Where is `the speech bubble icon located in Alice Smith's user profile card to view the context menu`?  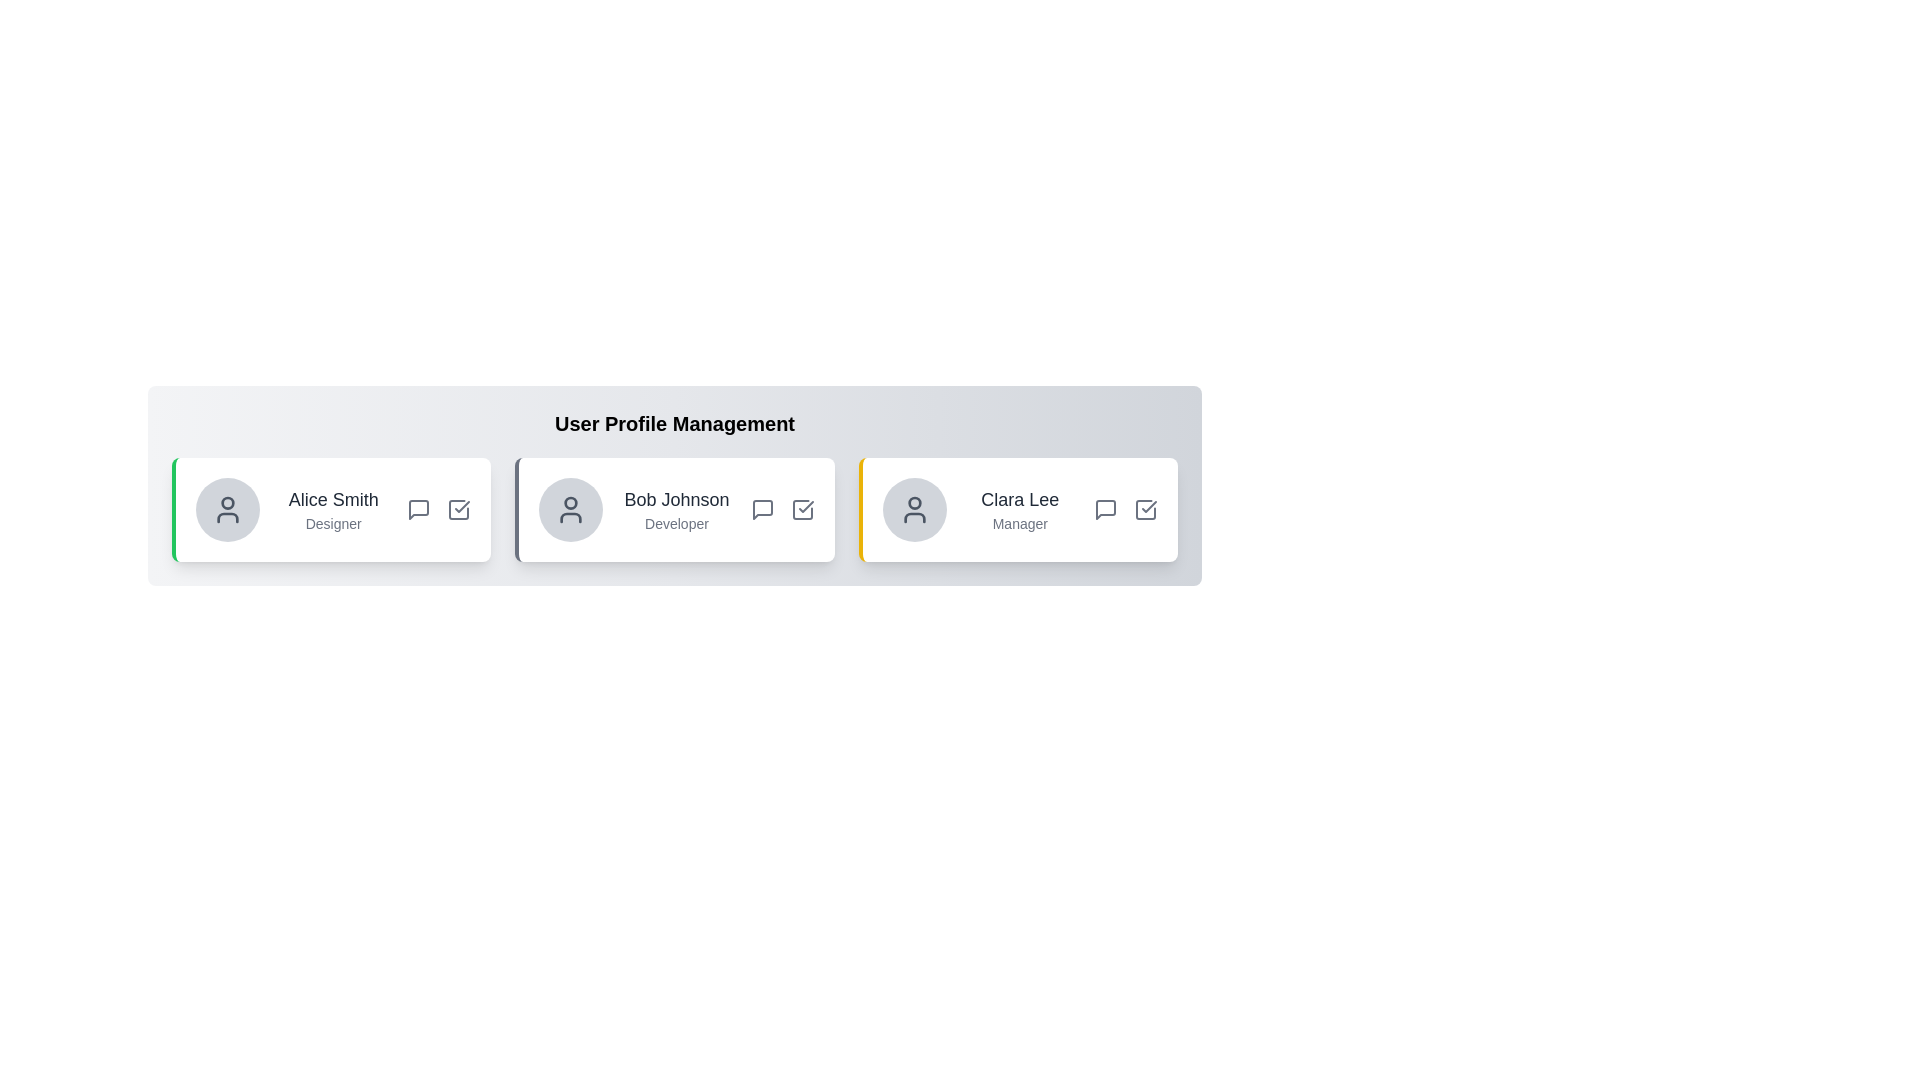 the speech bubble icon located in Alice Smith's user profile card to view the context menu is located at coordinates (418, 508).